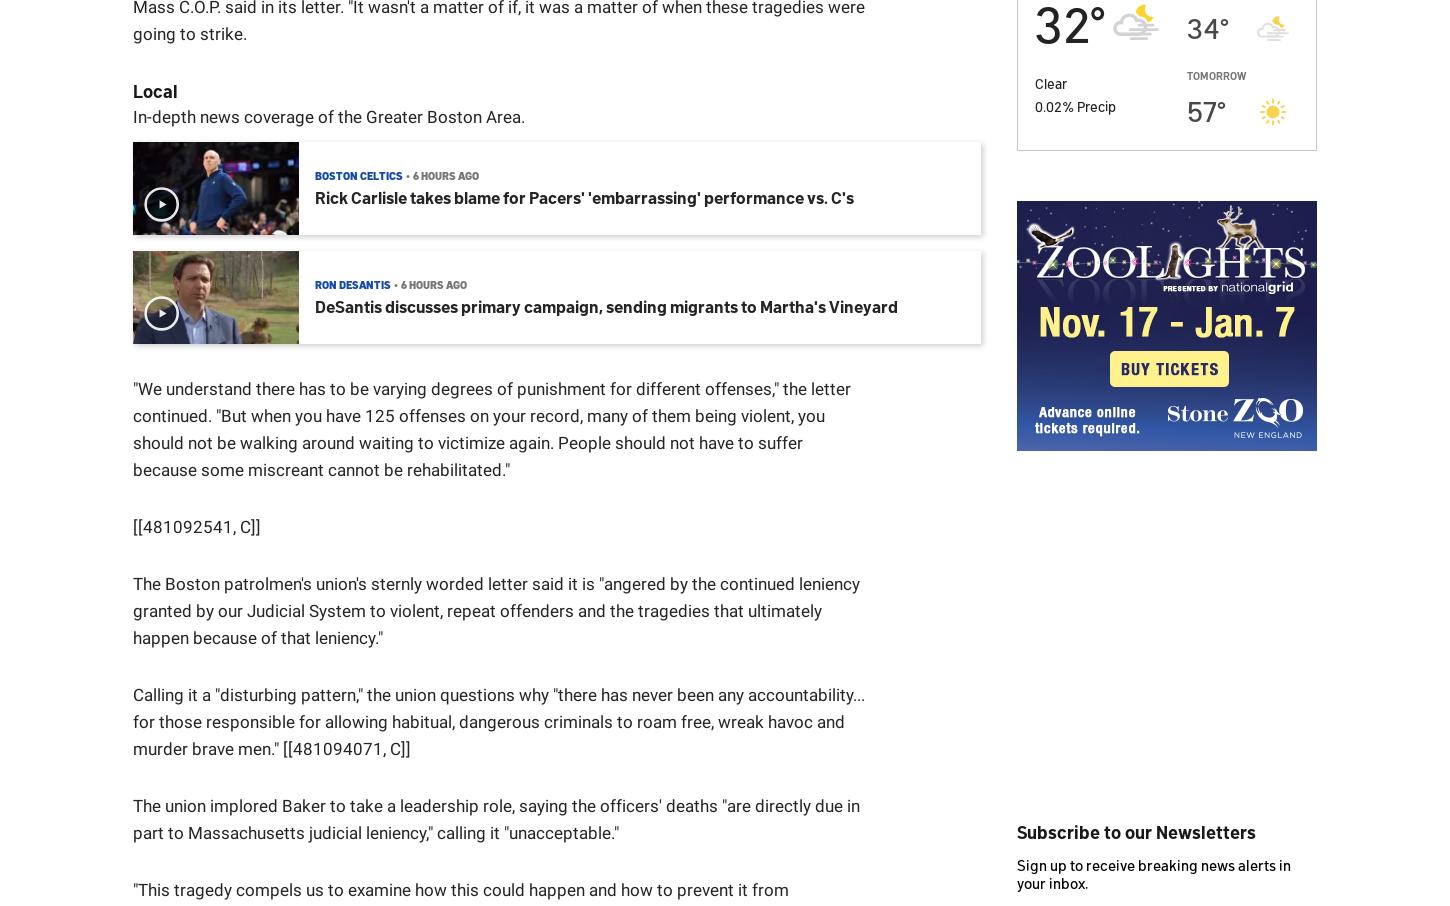  I want to click on '"We understand there has to be varying degrees of punishment for different offenses," the letter continued. "But when you have 125 offenses on your record, many of them being violent, you should not be walking around waiting to victimize again. People should not have to suffer because some miscreant cannot be rehabilitated."', so click(491, 428).